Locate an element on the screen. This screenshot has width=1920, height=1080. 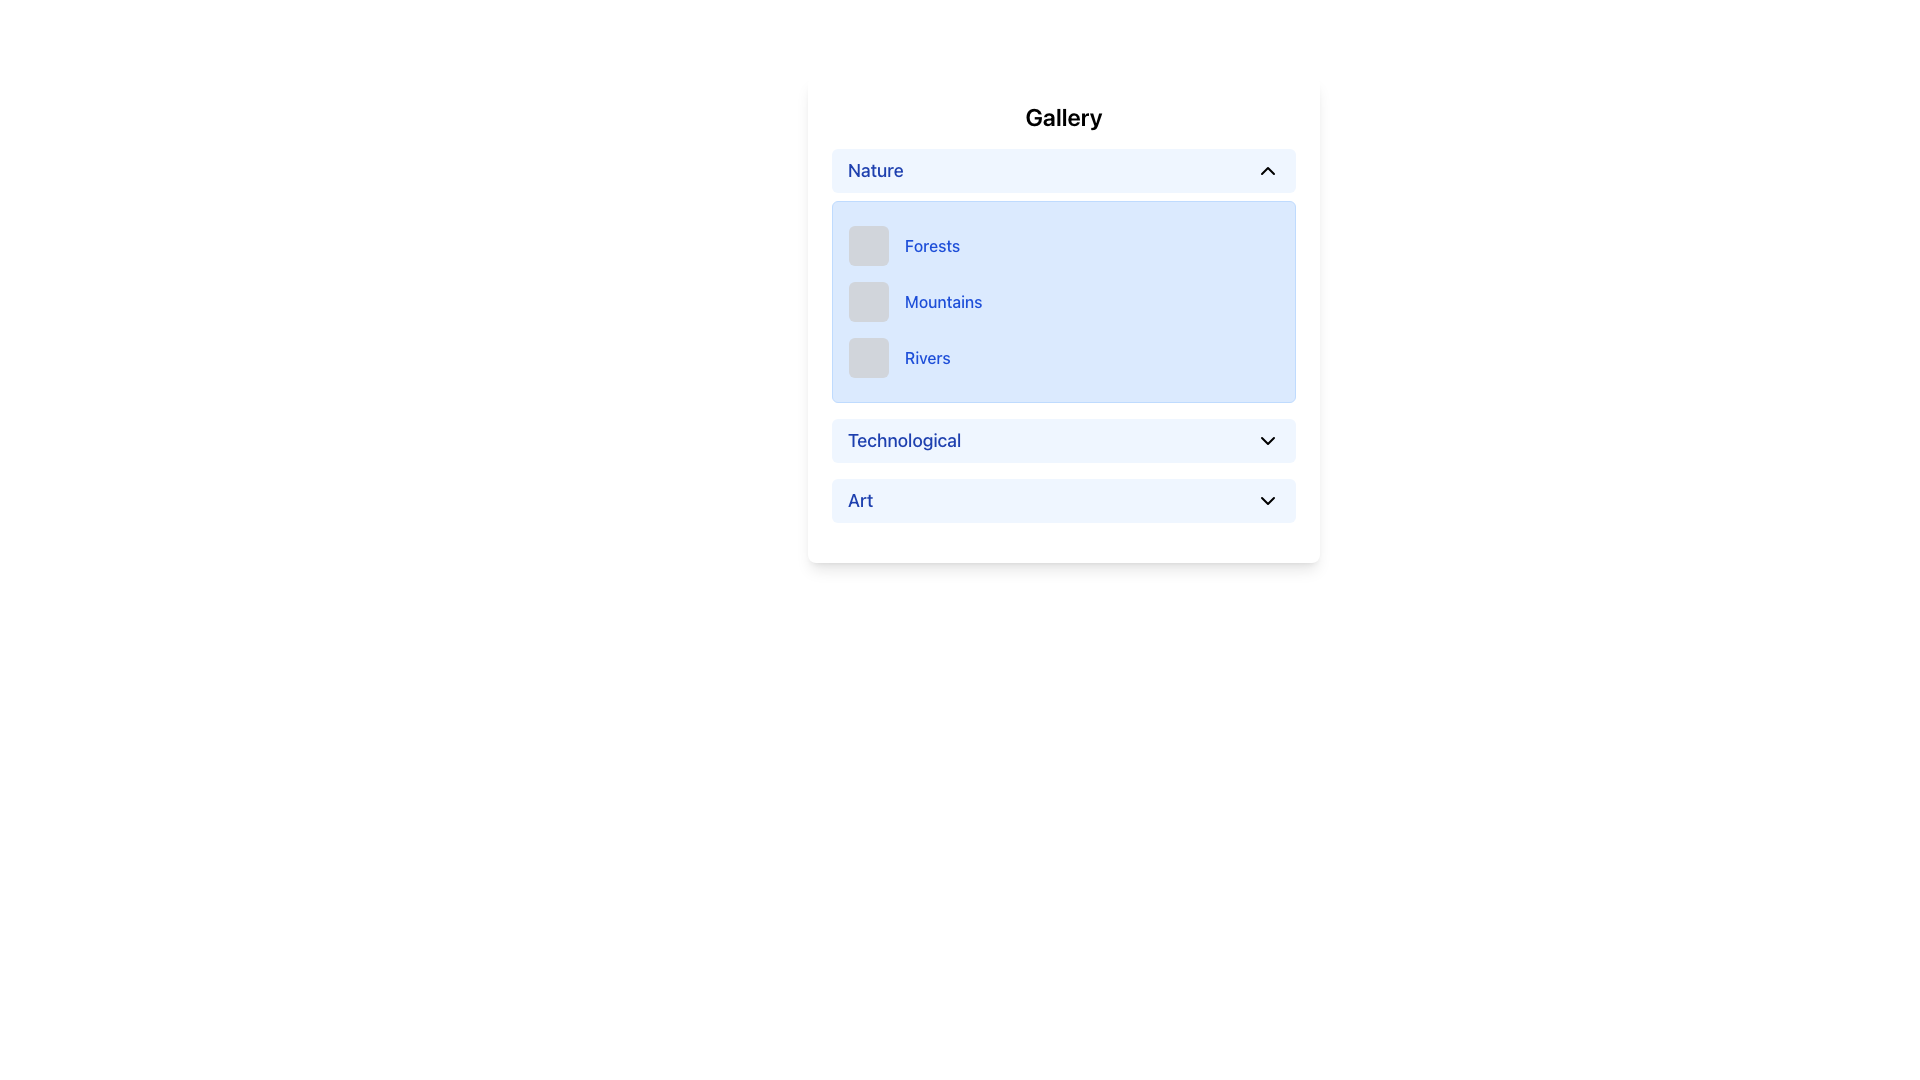
the category label text element that serves as a visual identifier within the interface is located at coordinates (860, 500).